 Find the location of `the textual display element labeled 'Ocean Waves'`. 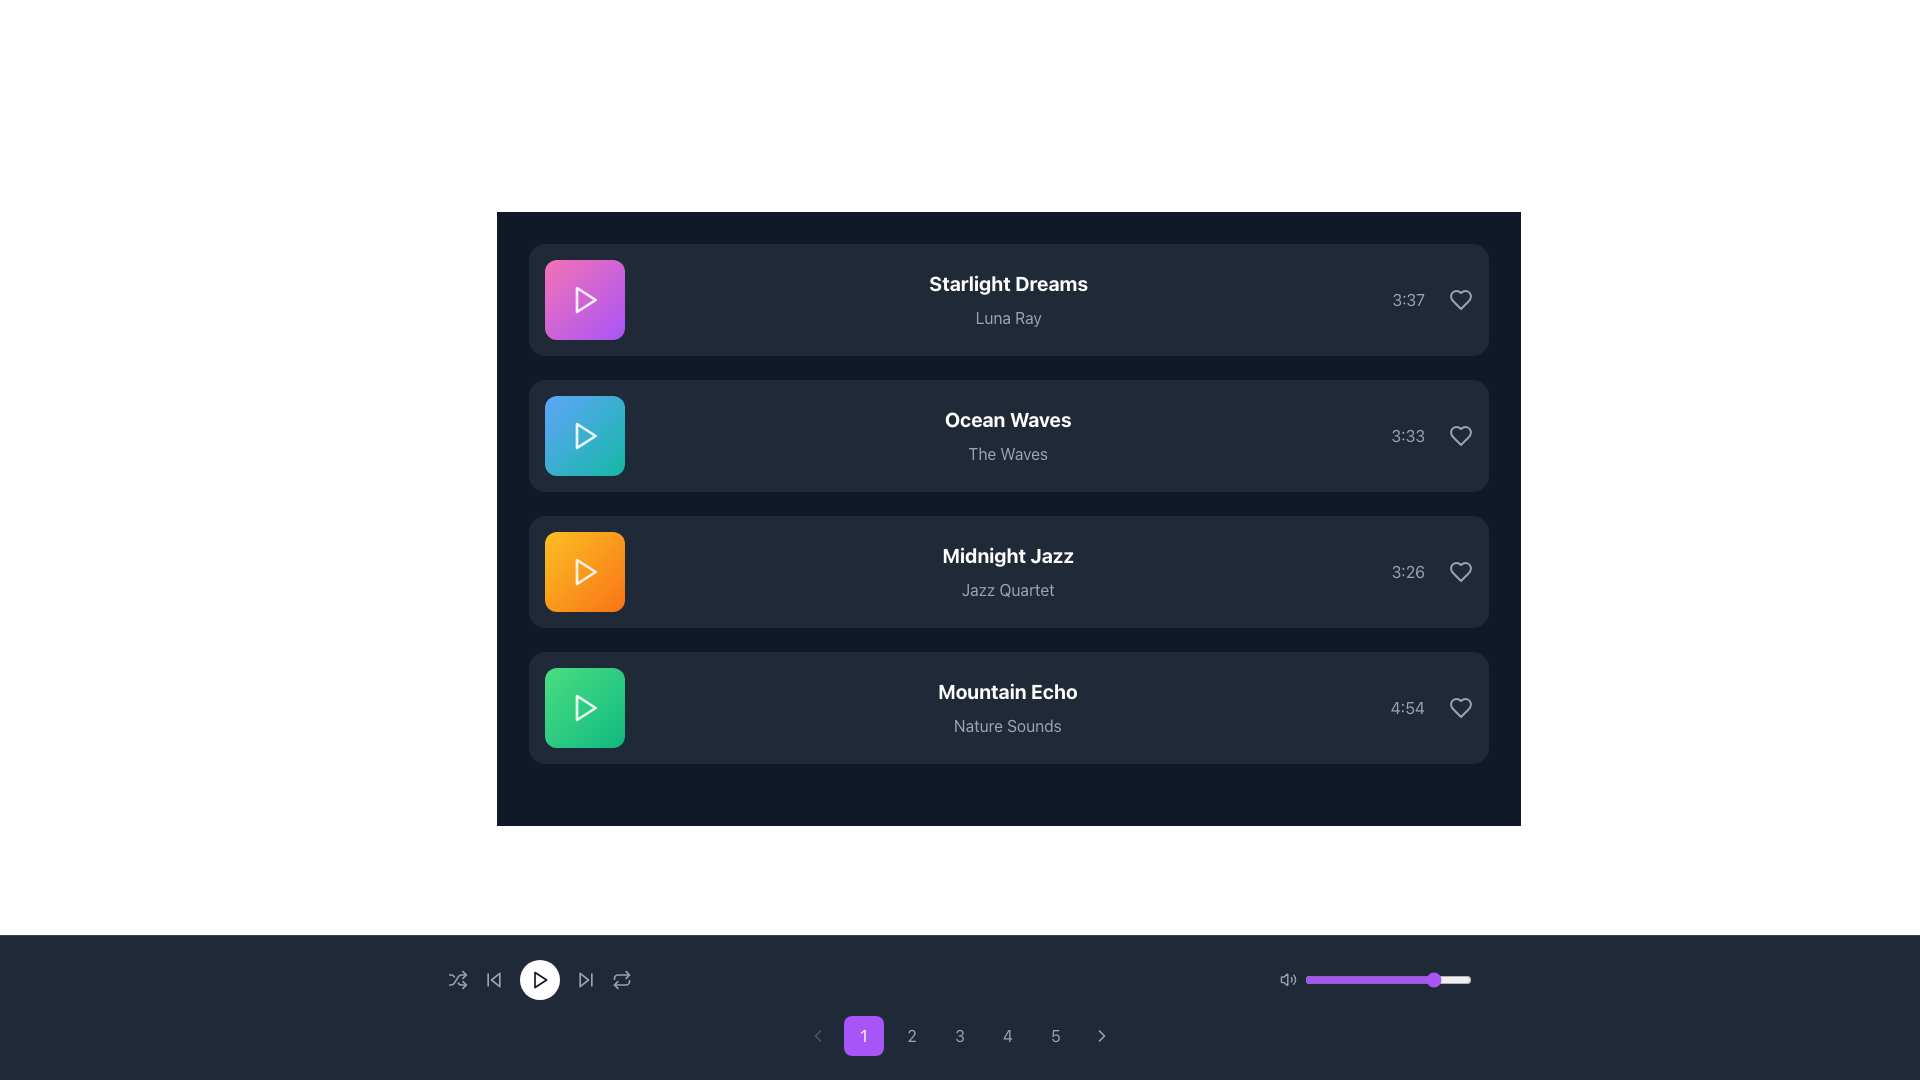

the textual display element labeled 'Ocean Waves' is located at coordinates (1008, 434).